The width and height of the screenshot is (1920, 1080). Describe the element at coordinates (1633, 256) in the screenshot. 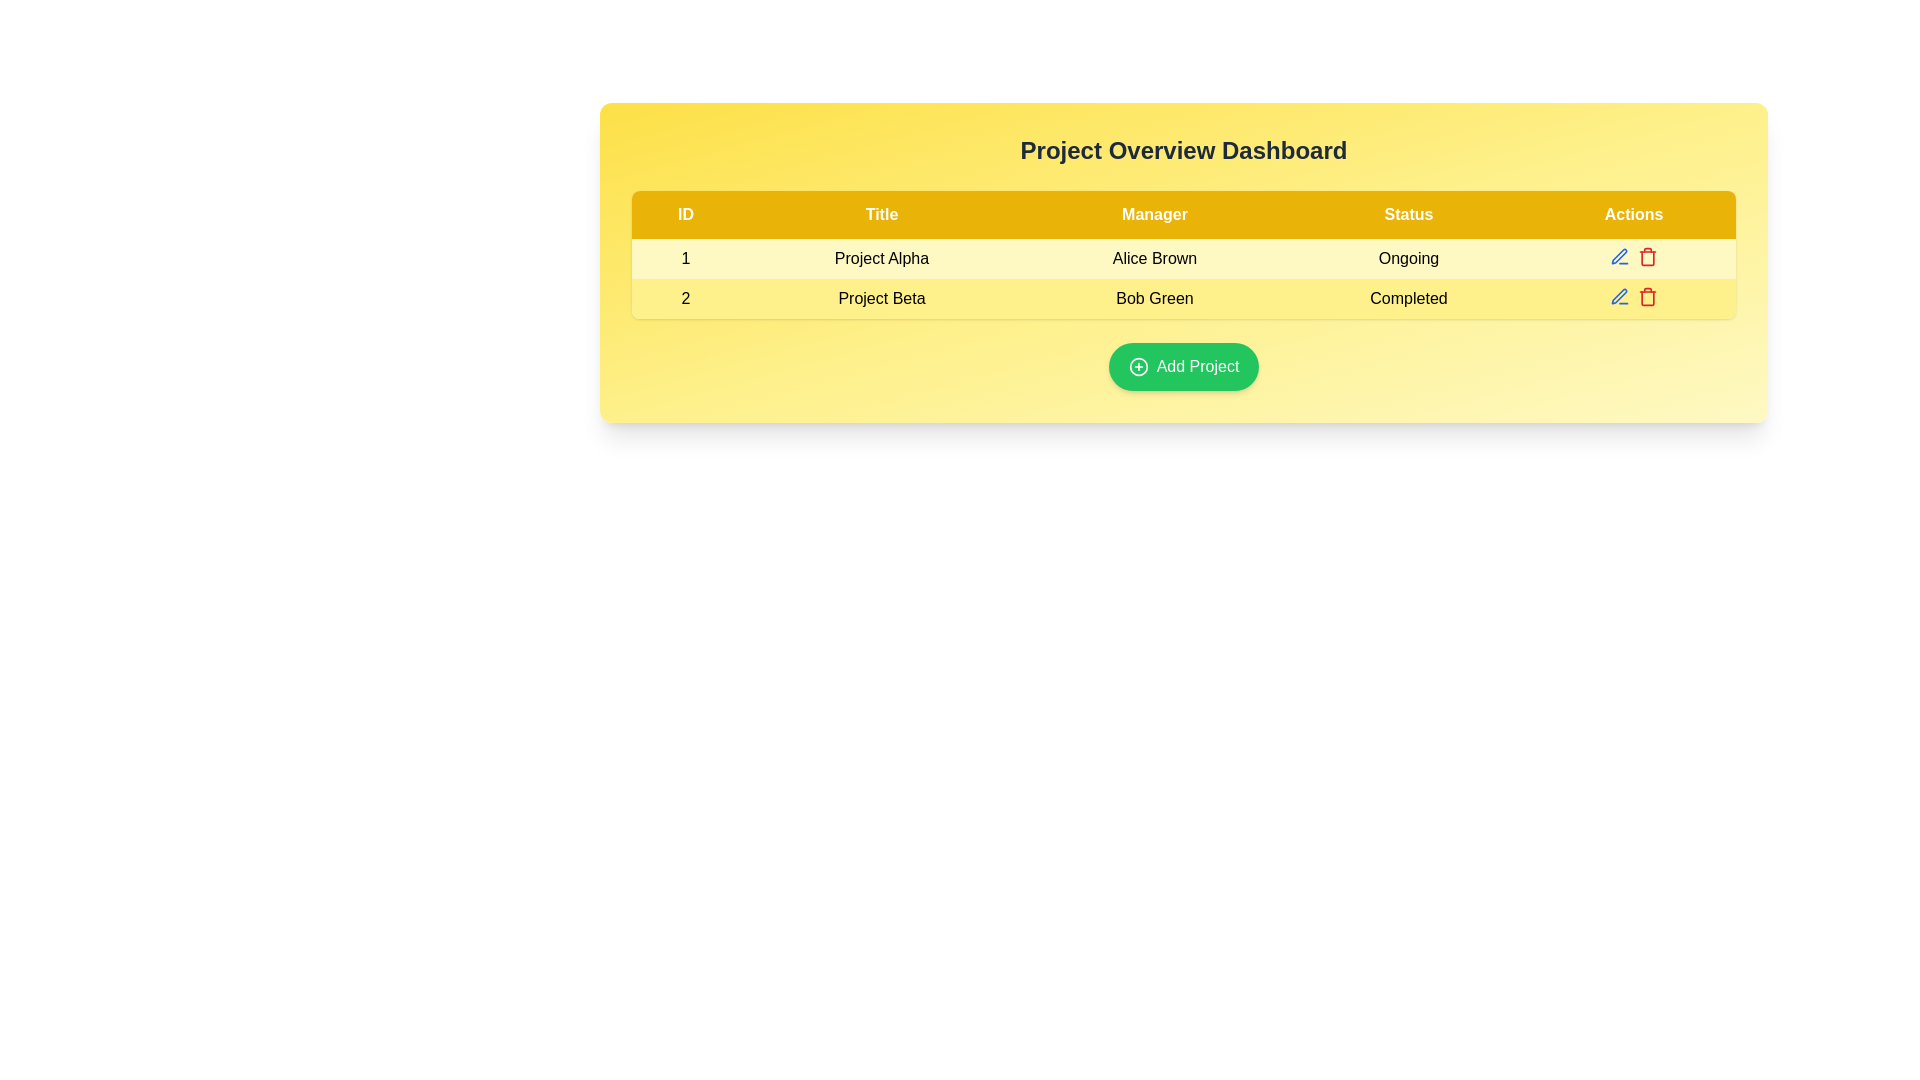

I see `the edit icon in the action group for the entry labeled '1' with project title 'Project Alpha'` at that location.